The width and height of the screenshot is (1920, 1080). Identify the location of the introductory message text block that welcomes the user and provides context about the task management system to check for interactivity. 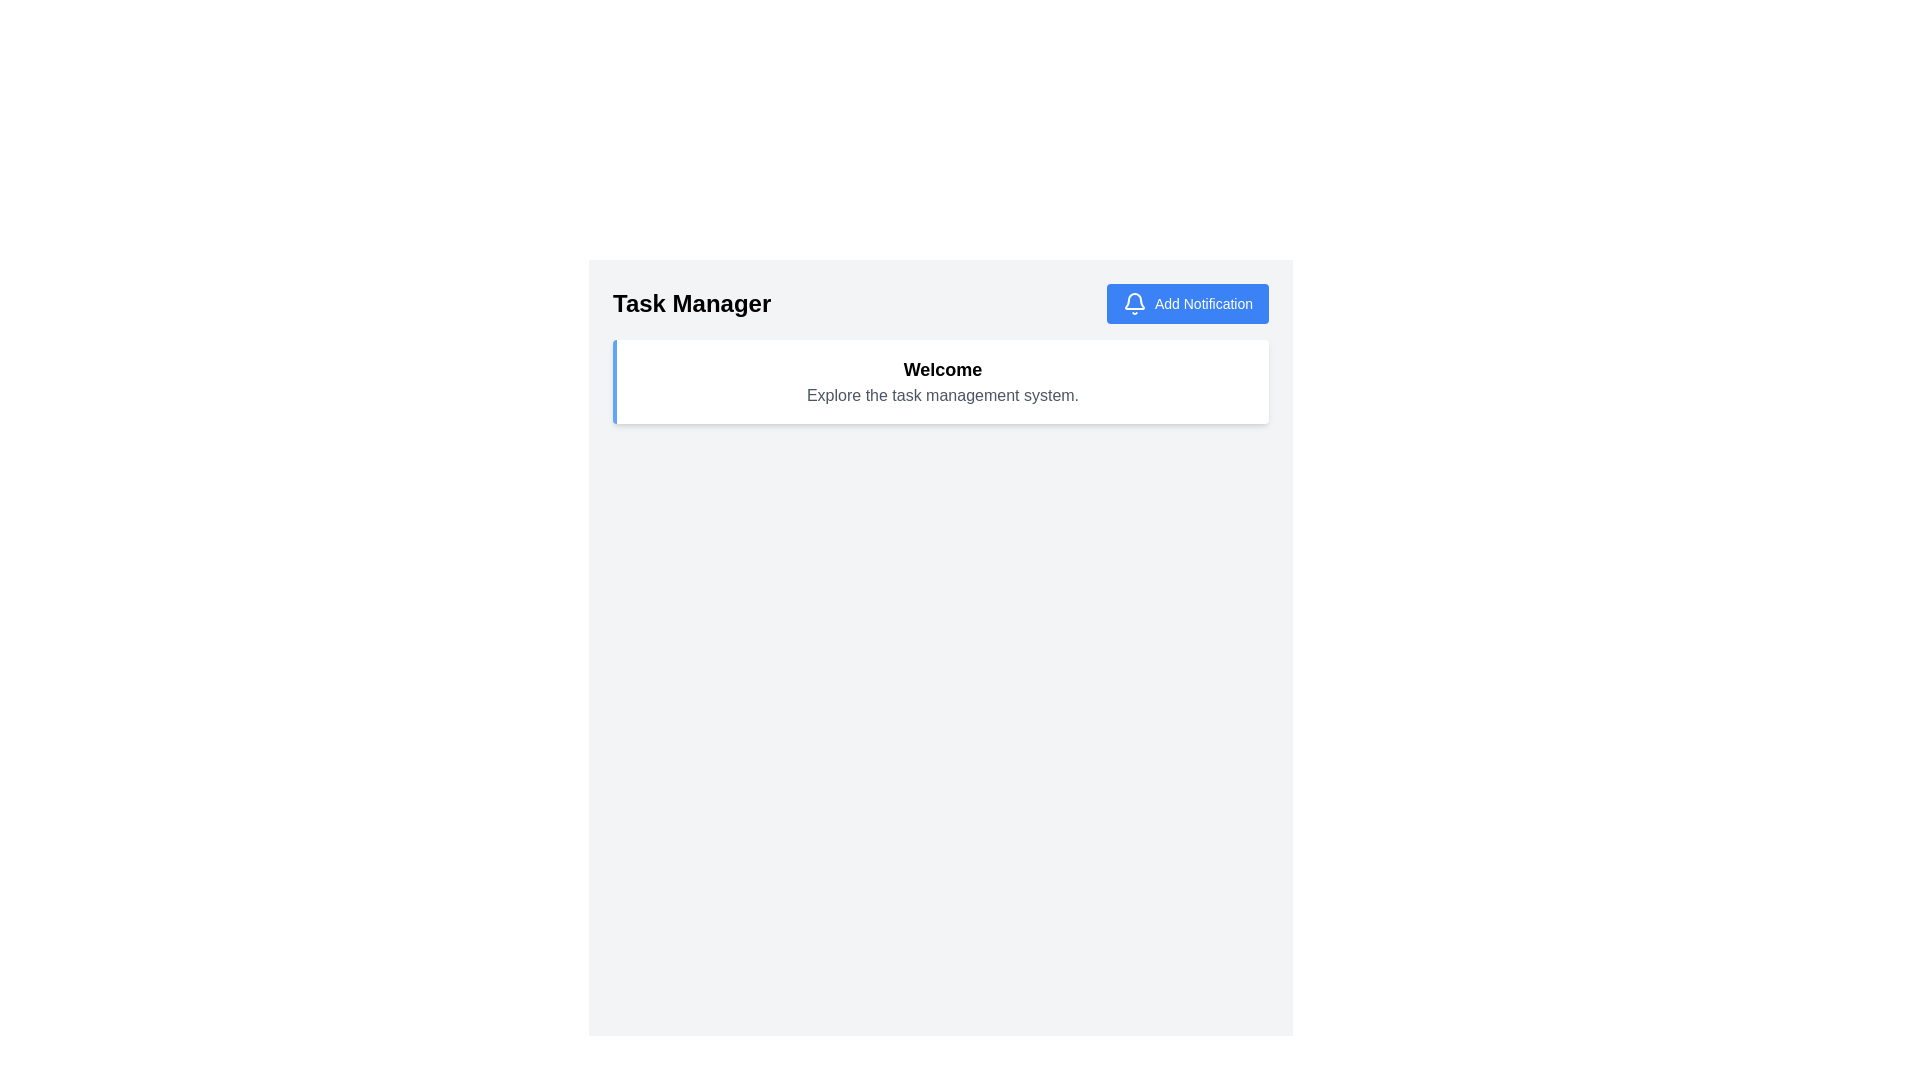
(939, 381).